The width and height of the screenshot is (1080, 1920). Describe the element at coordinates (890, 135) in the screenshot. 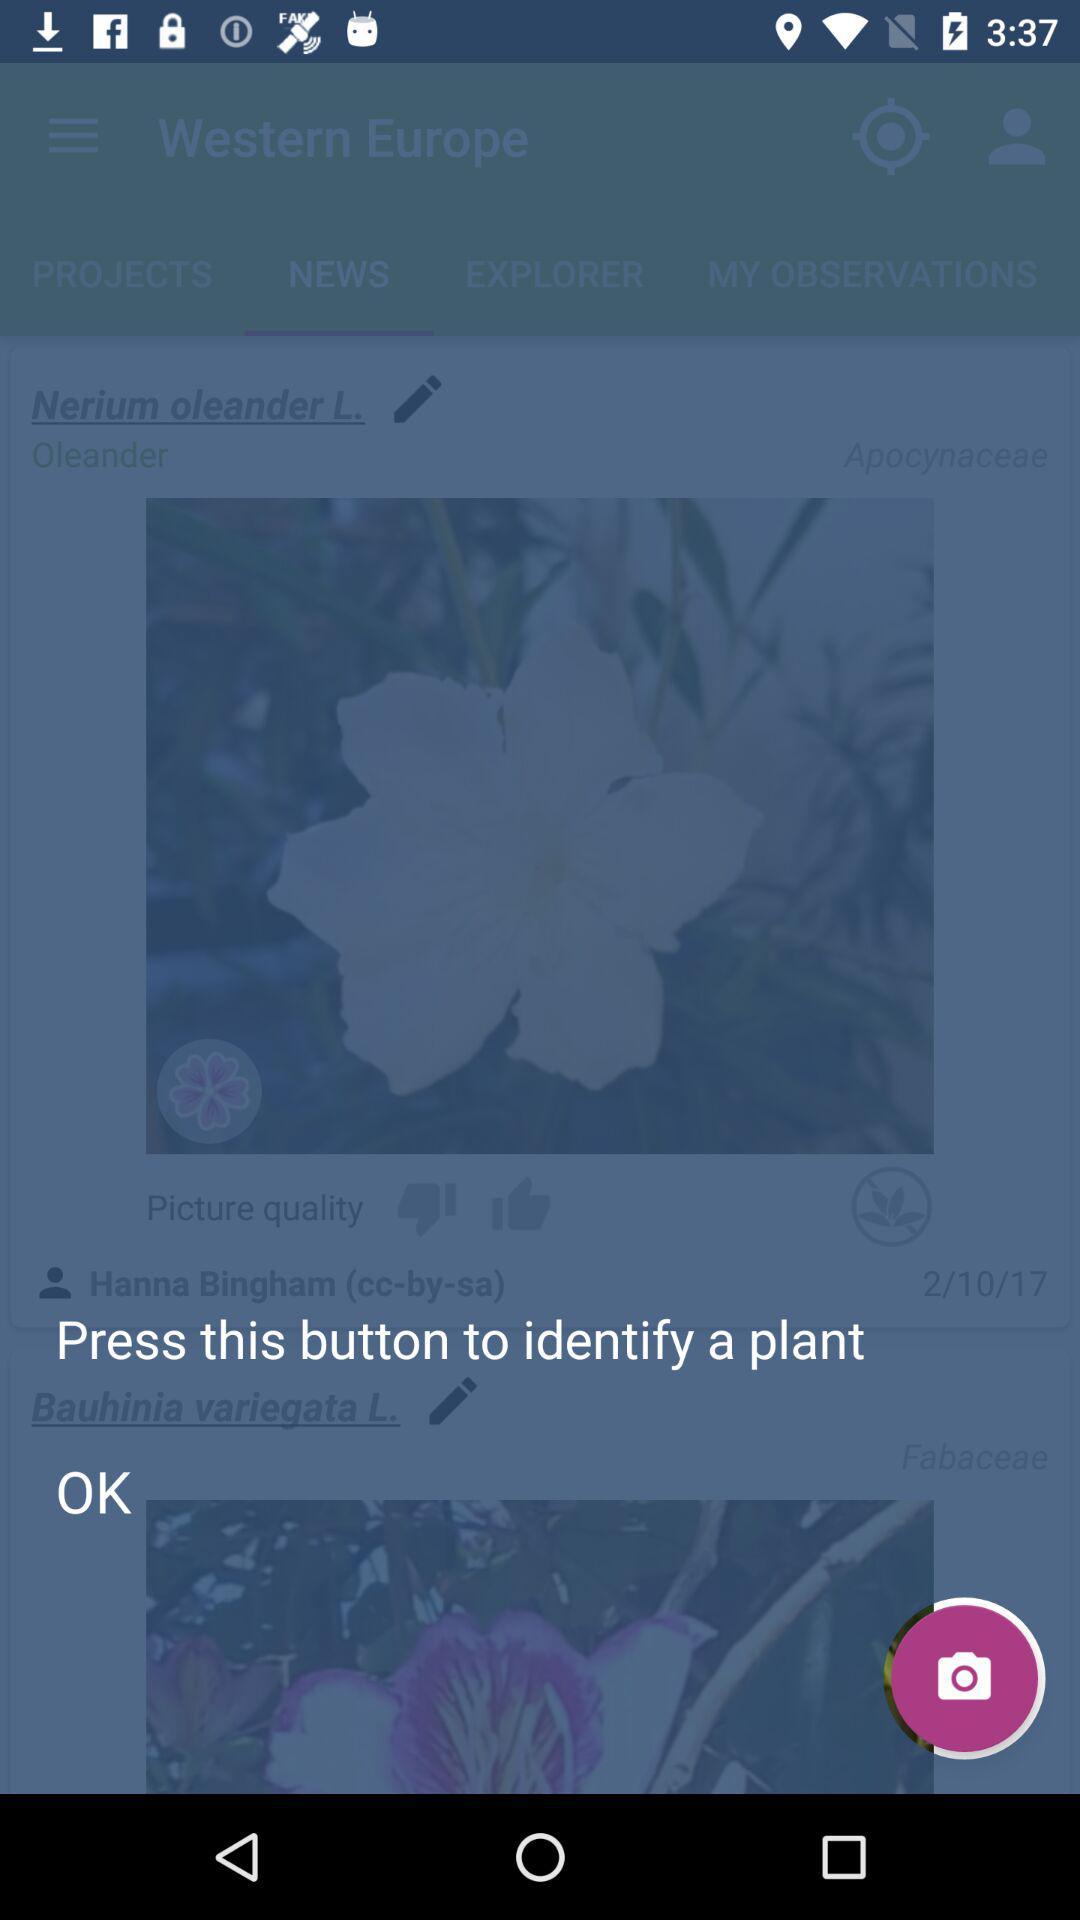

I see `item next to the western europe item` at that location.